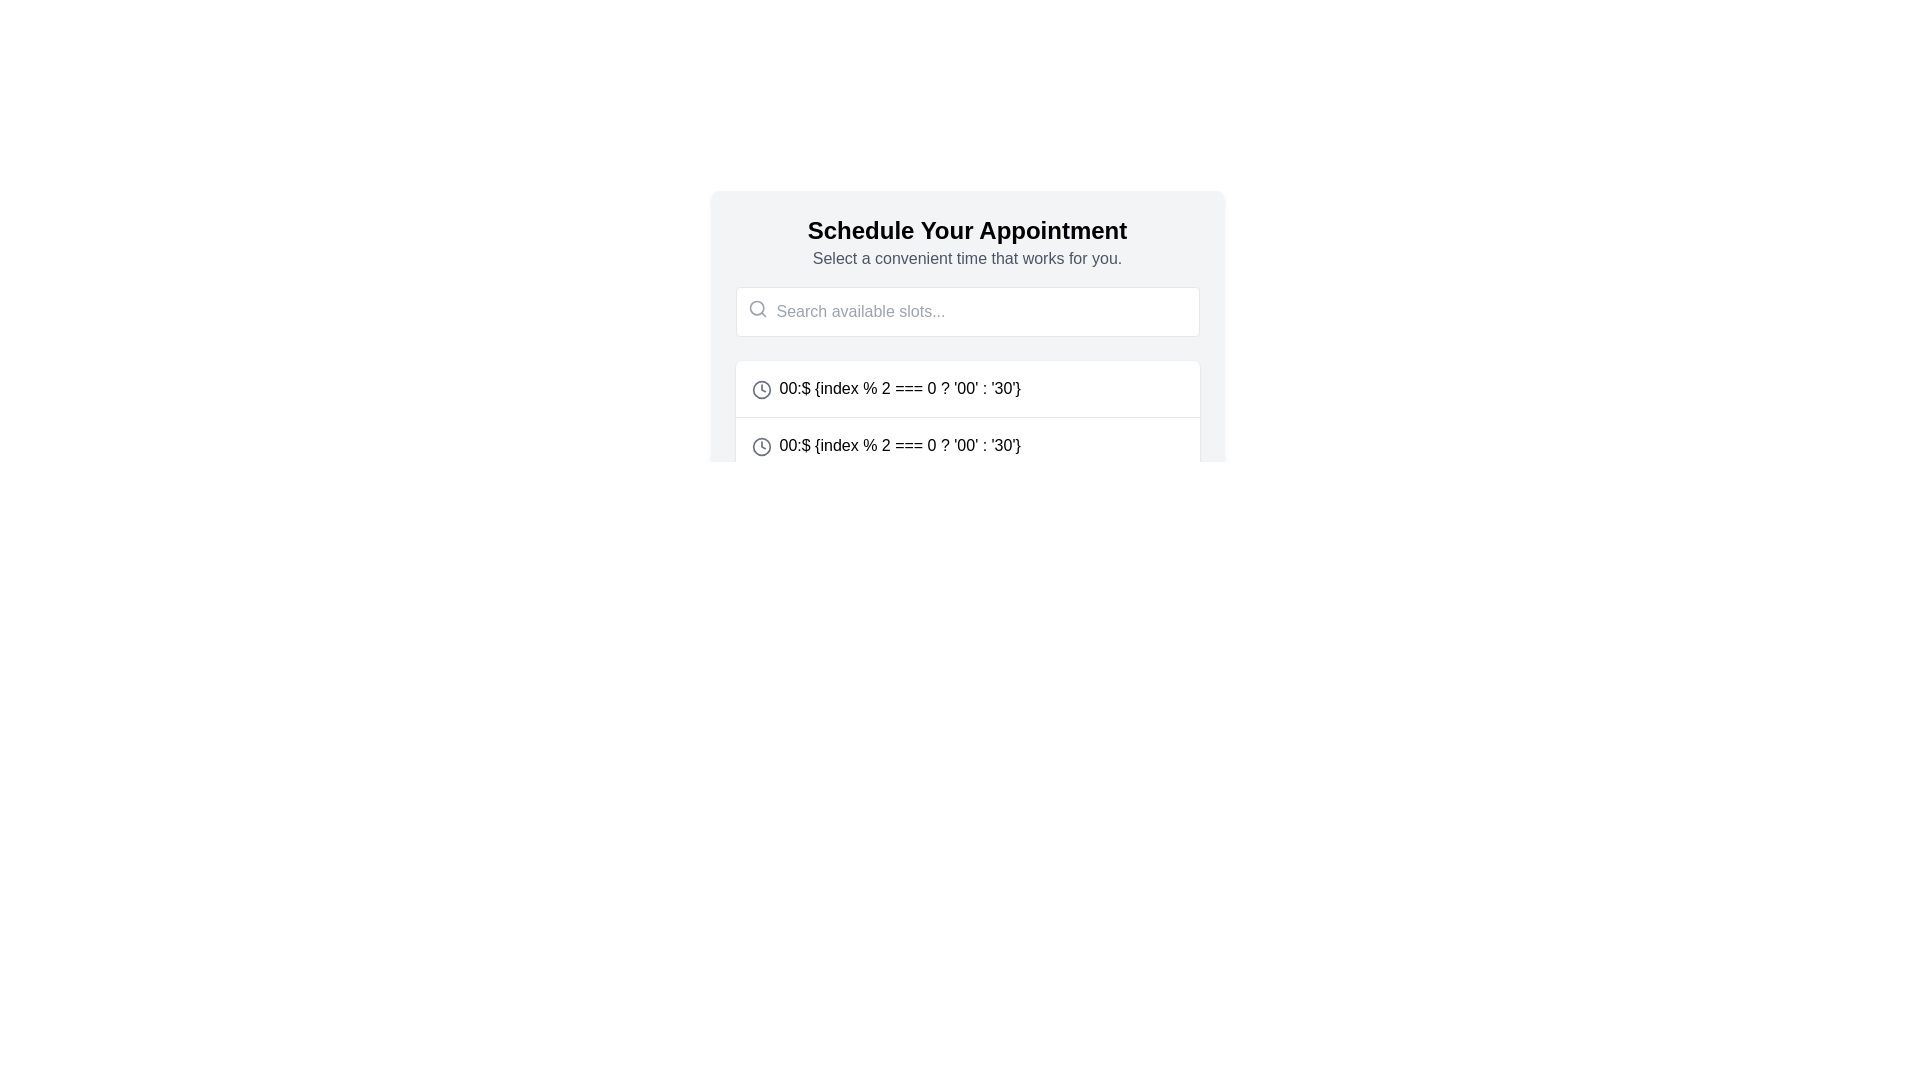 The width and height of the screenshot is (1920, 1080). I want to click on the first list item directly below the search bar, so click(967, 389).